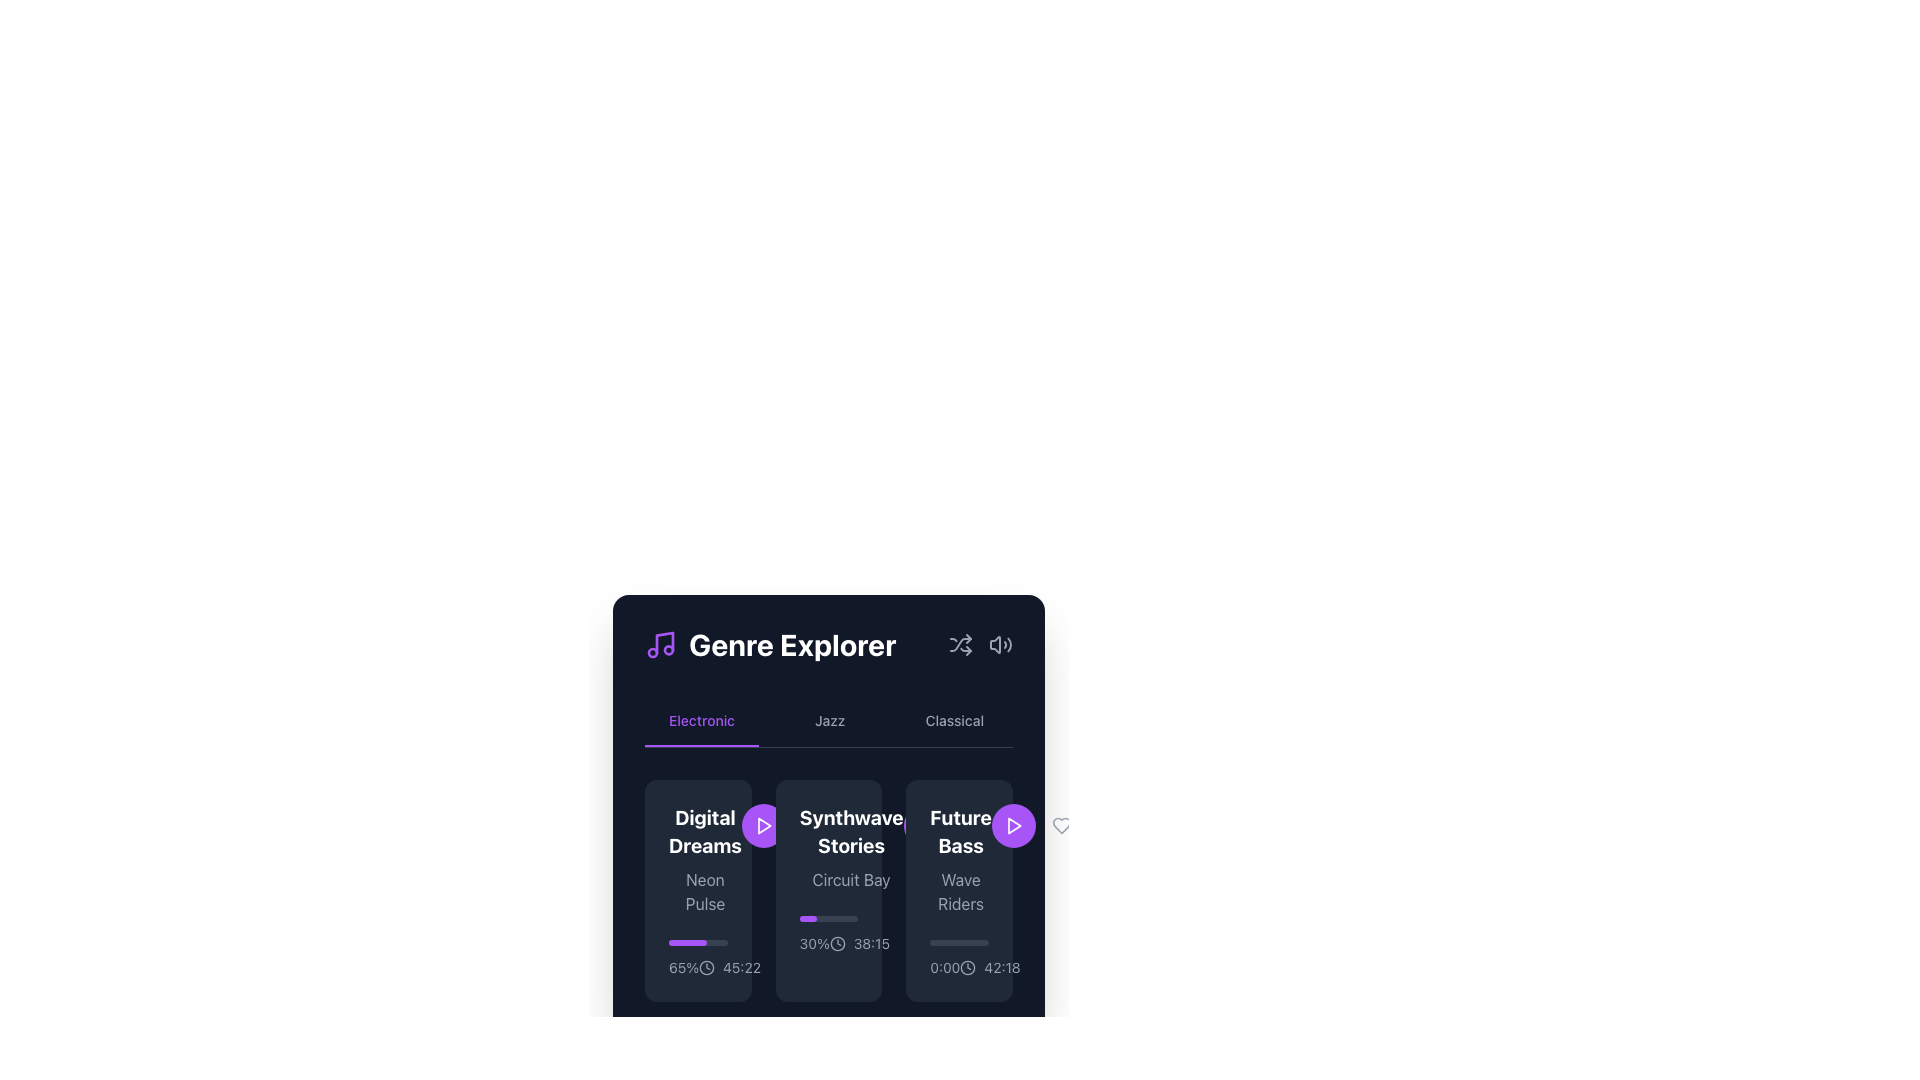  Describe the element at coordinates (961, 832) in the screenshot. I see `text label identifying the music genre located at the top of the rightmost box in the 'Genre Explorer' section` at that location.